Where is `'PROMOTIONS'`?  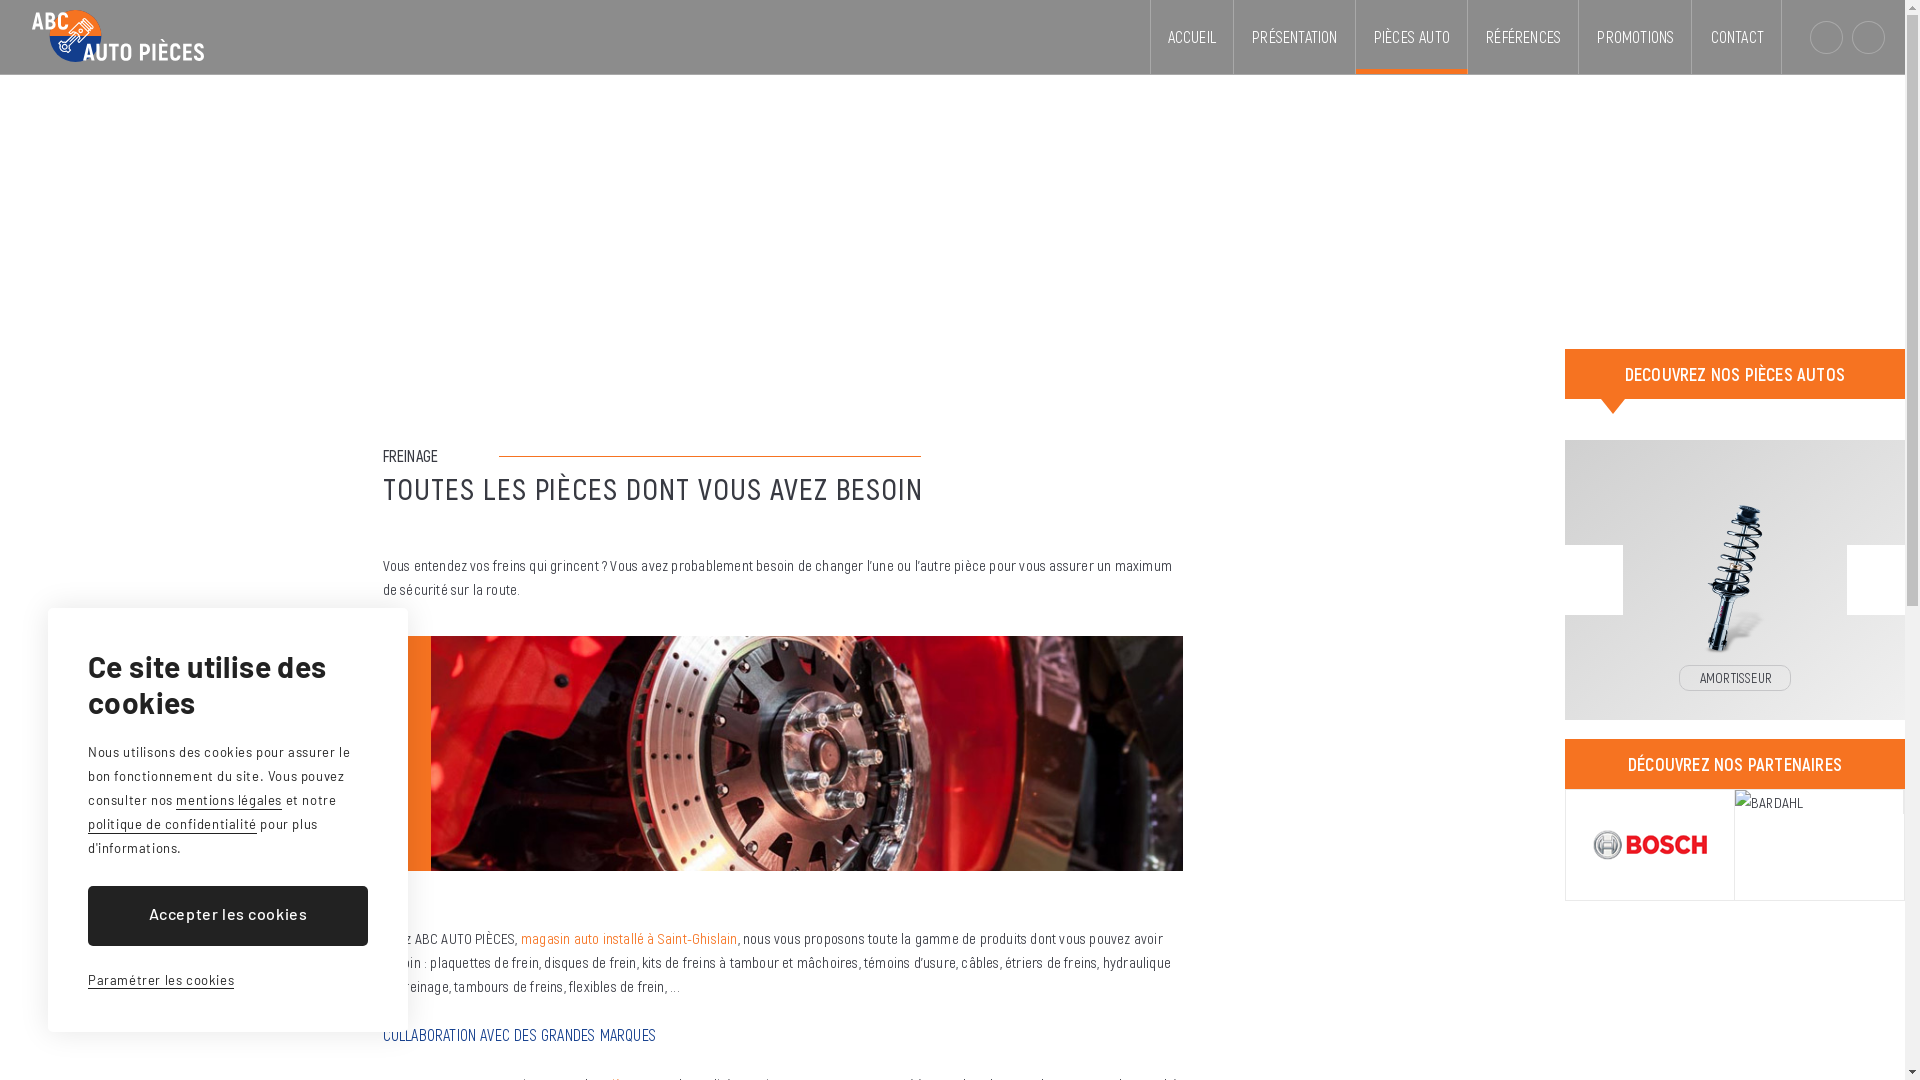 'PROMOTIONS' is located at coordinates (1635, 37).